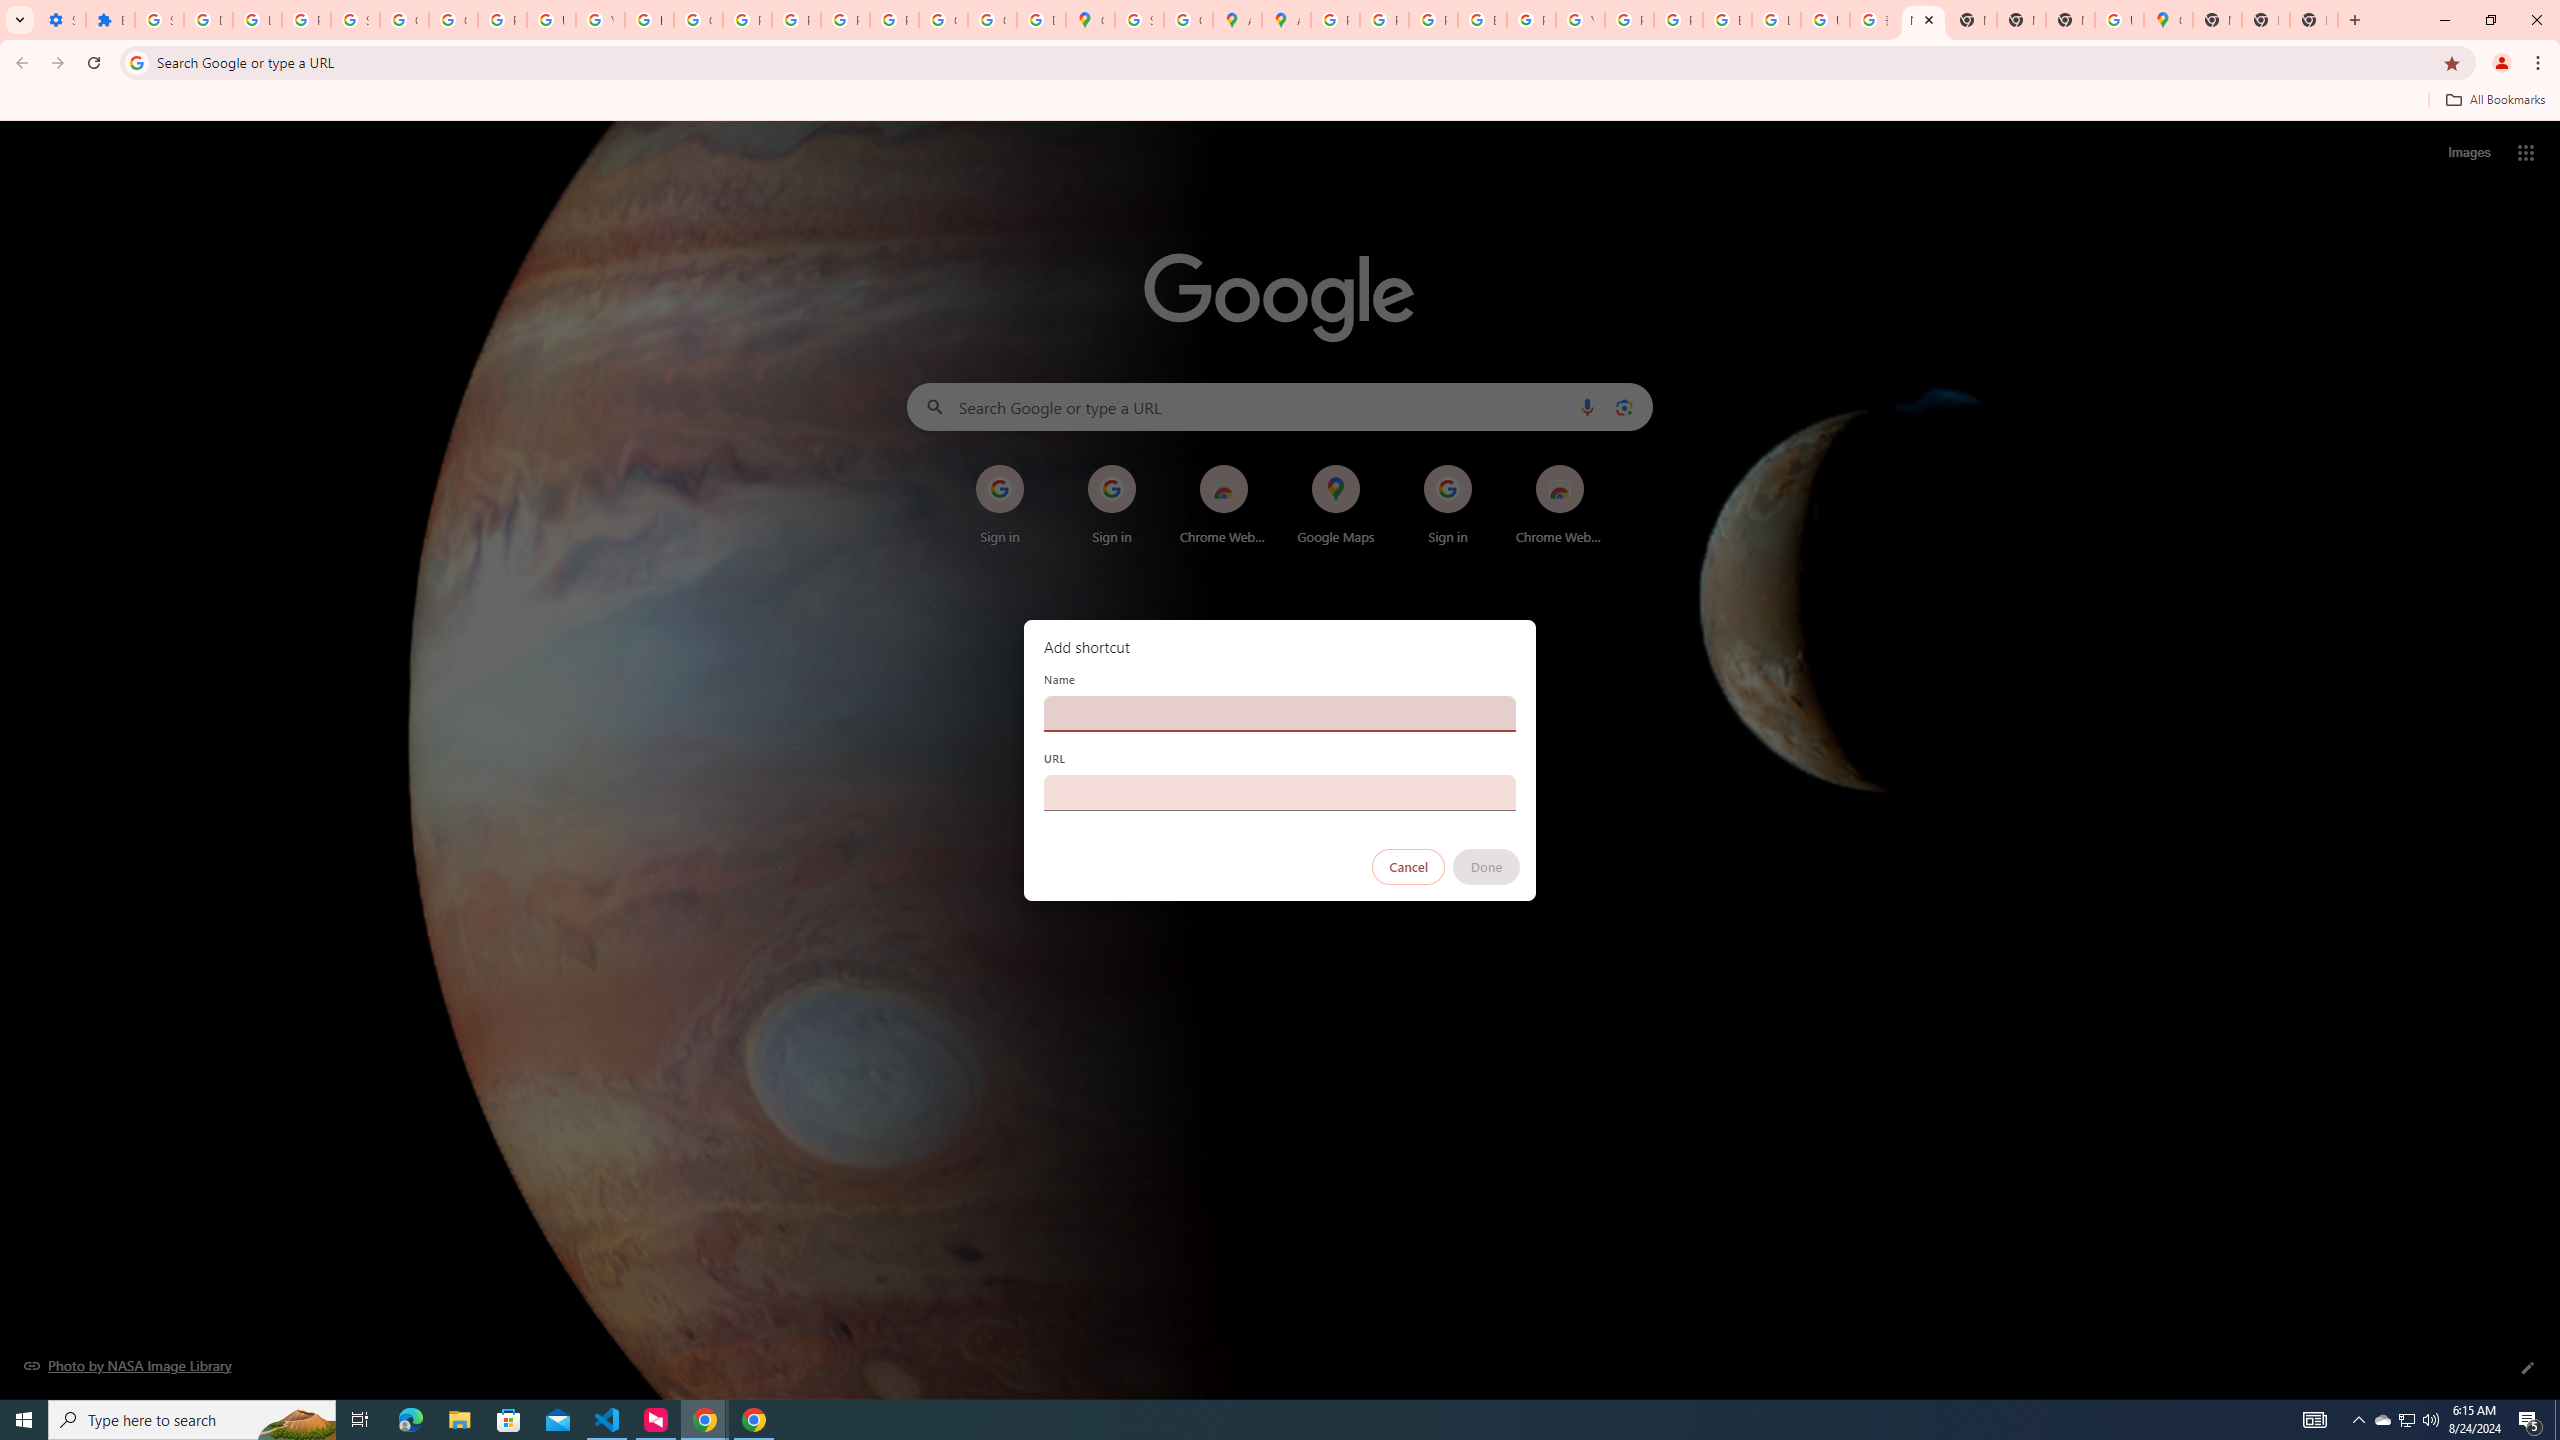 Image resolution: width=2560 pixels, height=1440 pixels. I want to click on 'Policy Accountability and Transparency - Transparency Center', so click(1336, 19).